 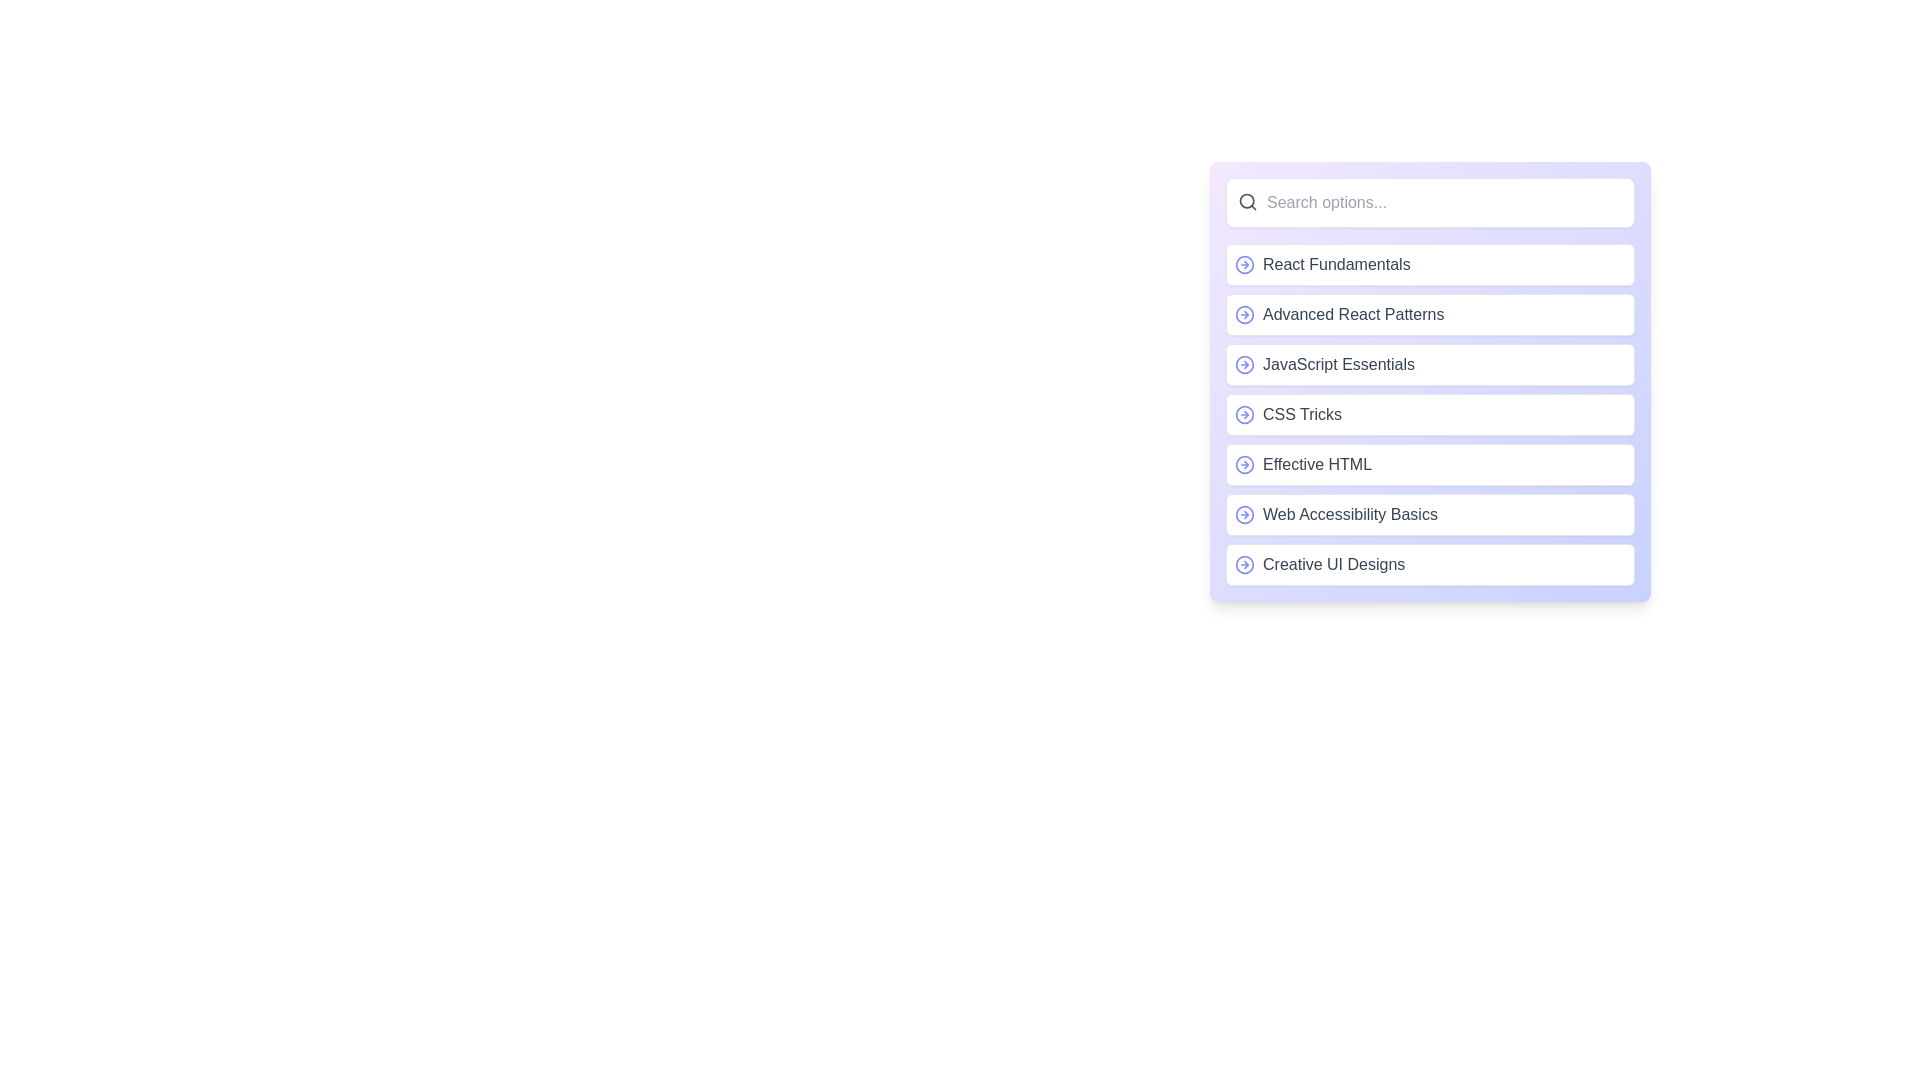 I want to click on the decorative SVG circle element adjacent to the 'JavaScript Essentials' text in the vertical menu, which is the fifth item in the list, so click(x=1243, y=365).